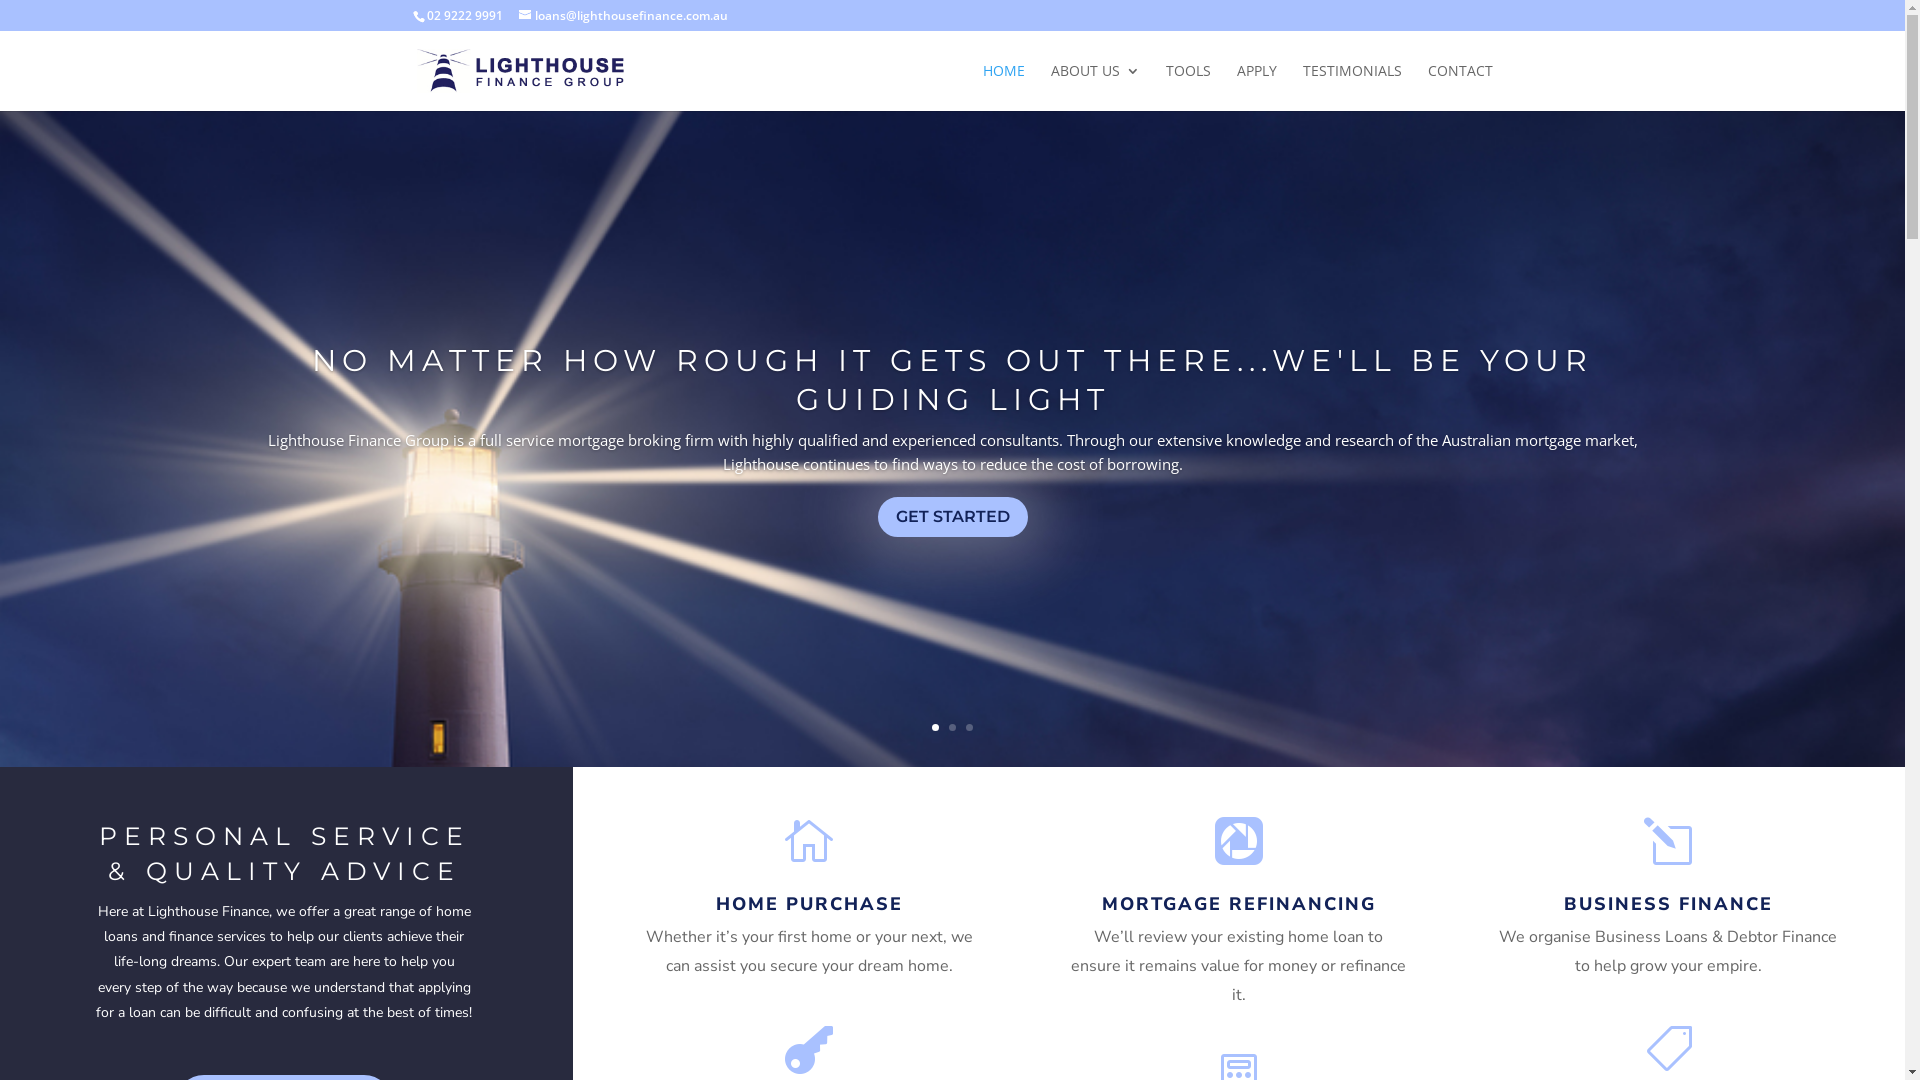  Describe the element at coordinates (1351, 86) in the screenshot. I see `'TESTIMONIALS'` at that location.